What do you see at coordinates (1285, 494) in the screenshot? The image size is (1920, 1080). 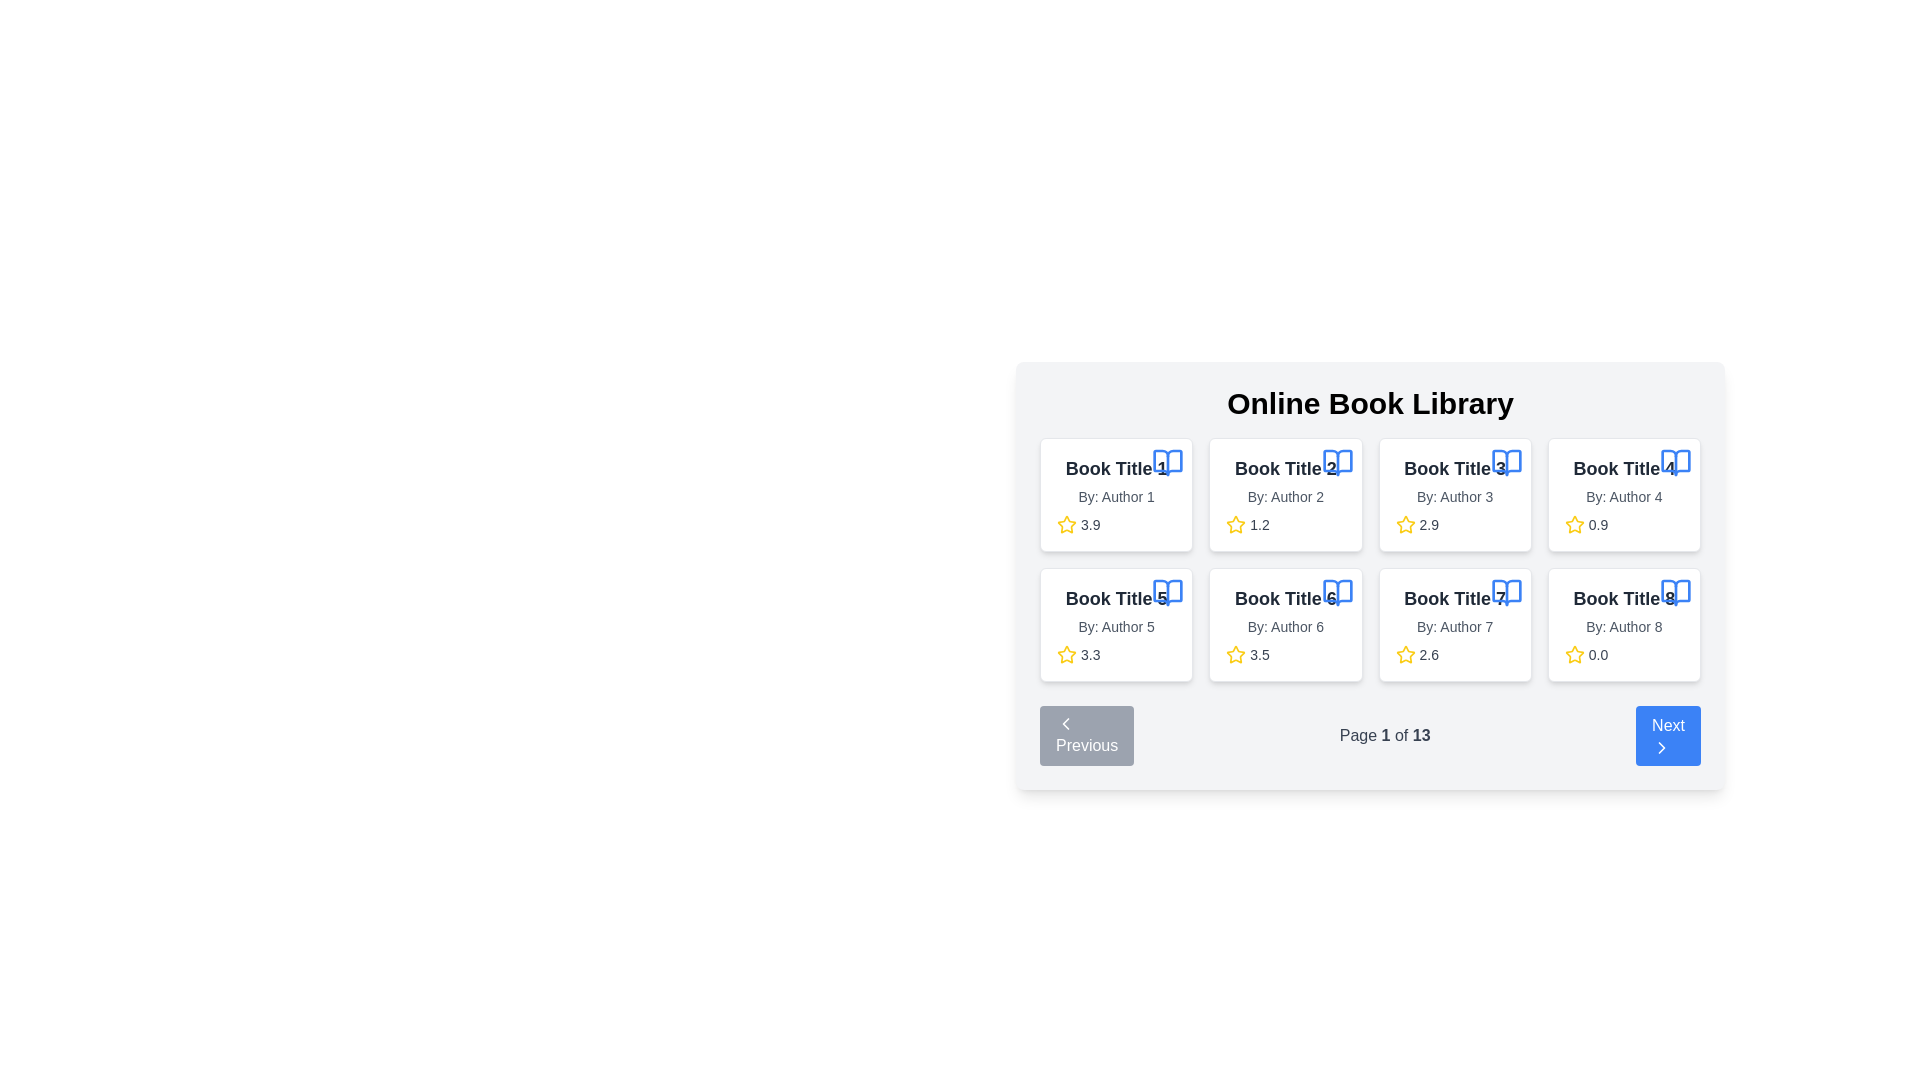 I see `the Information card displaying a book's details, positioned as the second card in the first row of a 4-column grid` at bounding box center [1285, 494].